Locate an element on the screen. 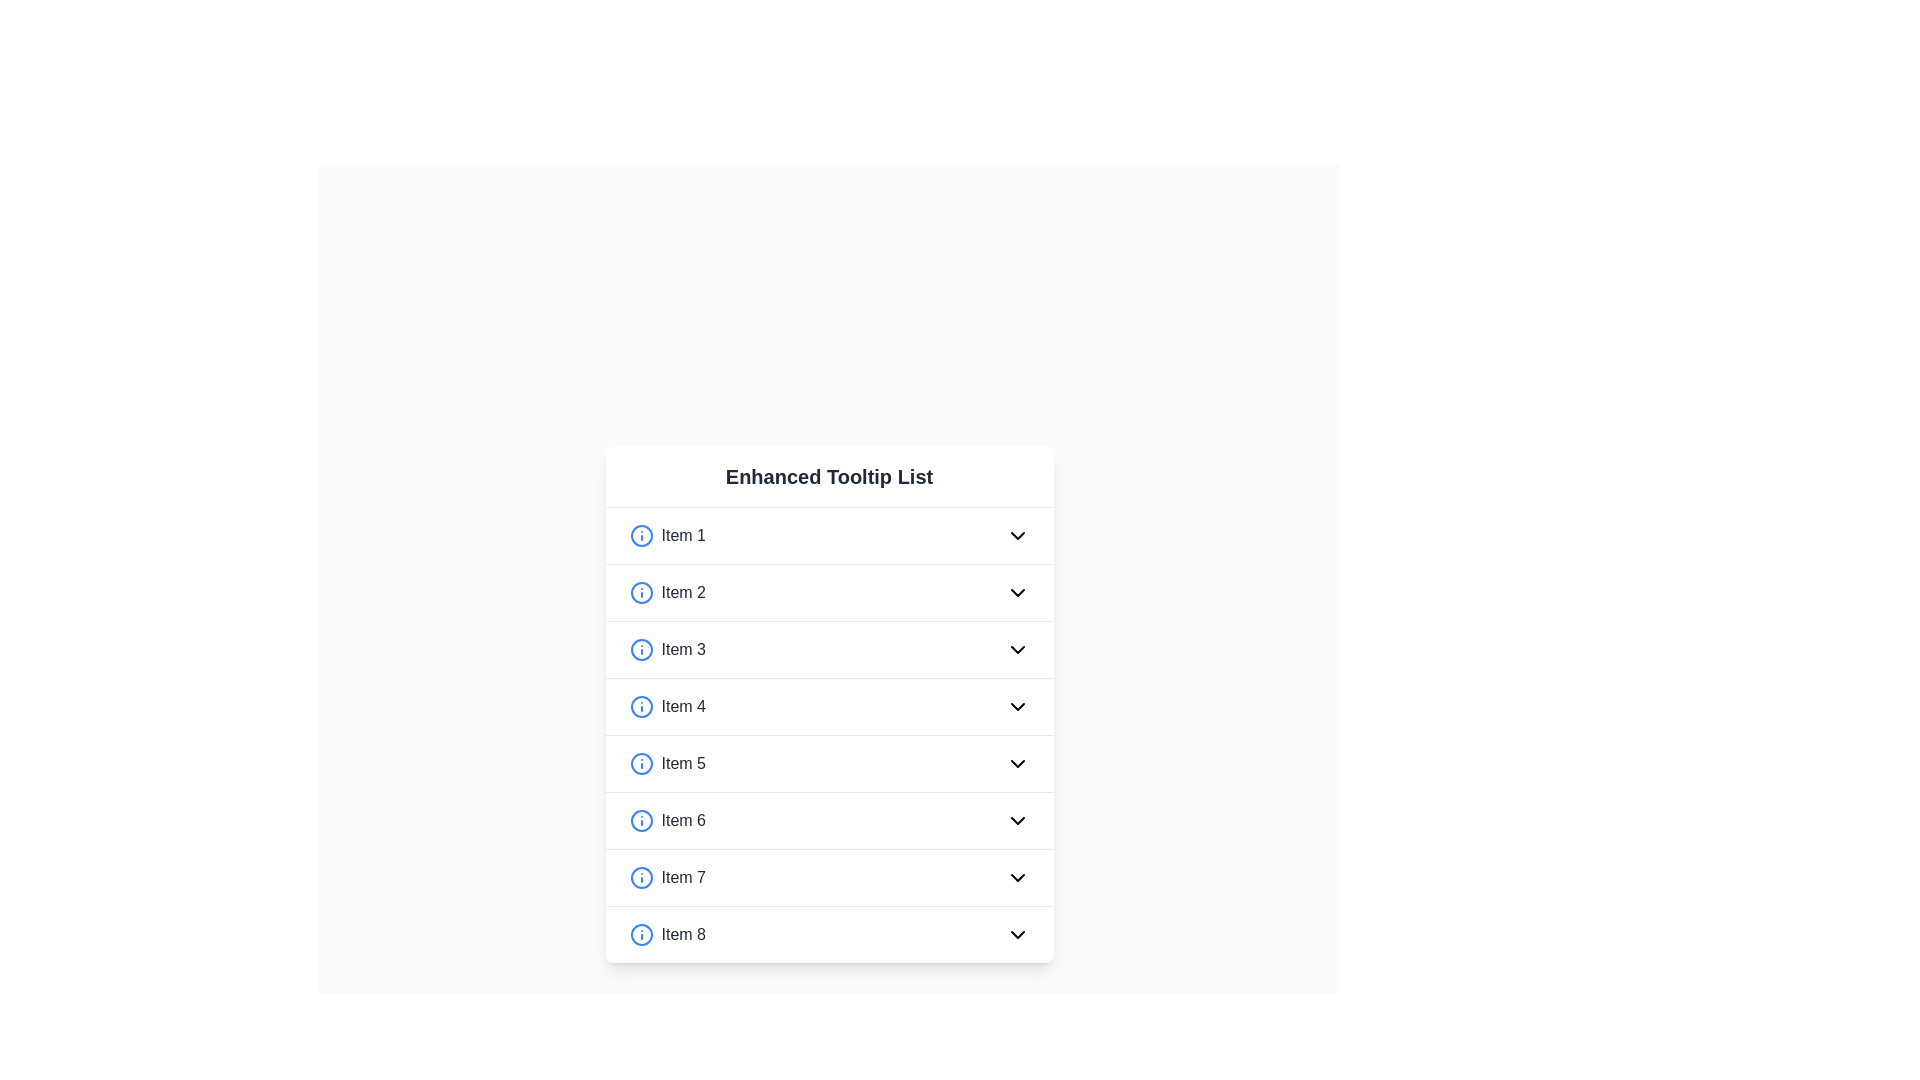 The height and width of the screenshot is (1080, 1920). the third item in the dropdown list under the header 'Enhanced Tooltip List' to focus on it is located at coordinates (829, 650).